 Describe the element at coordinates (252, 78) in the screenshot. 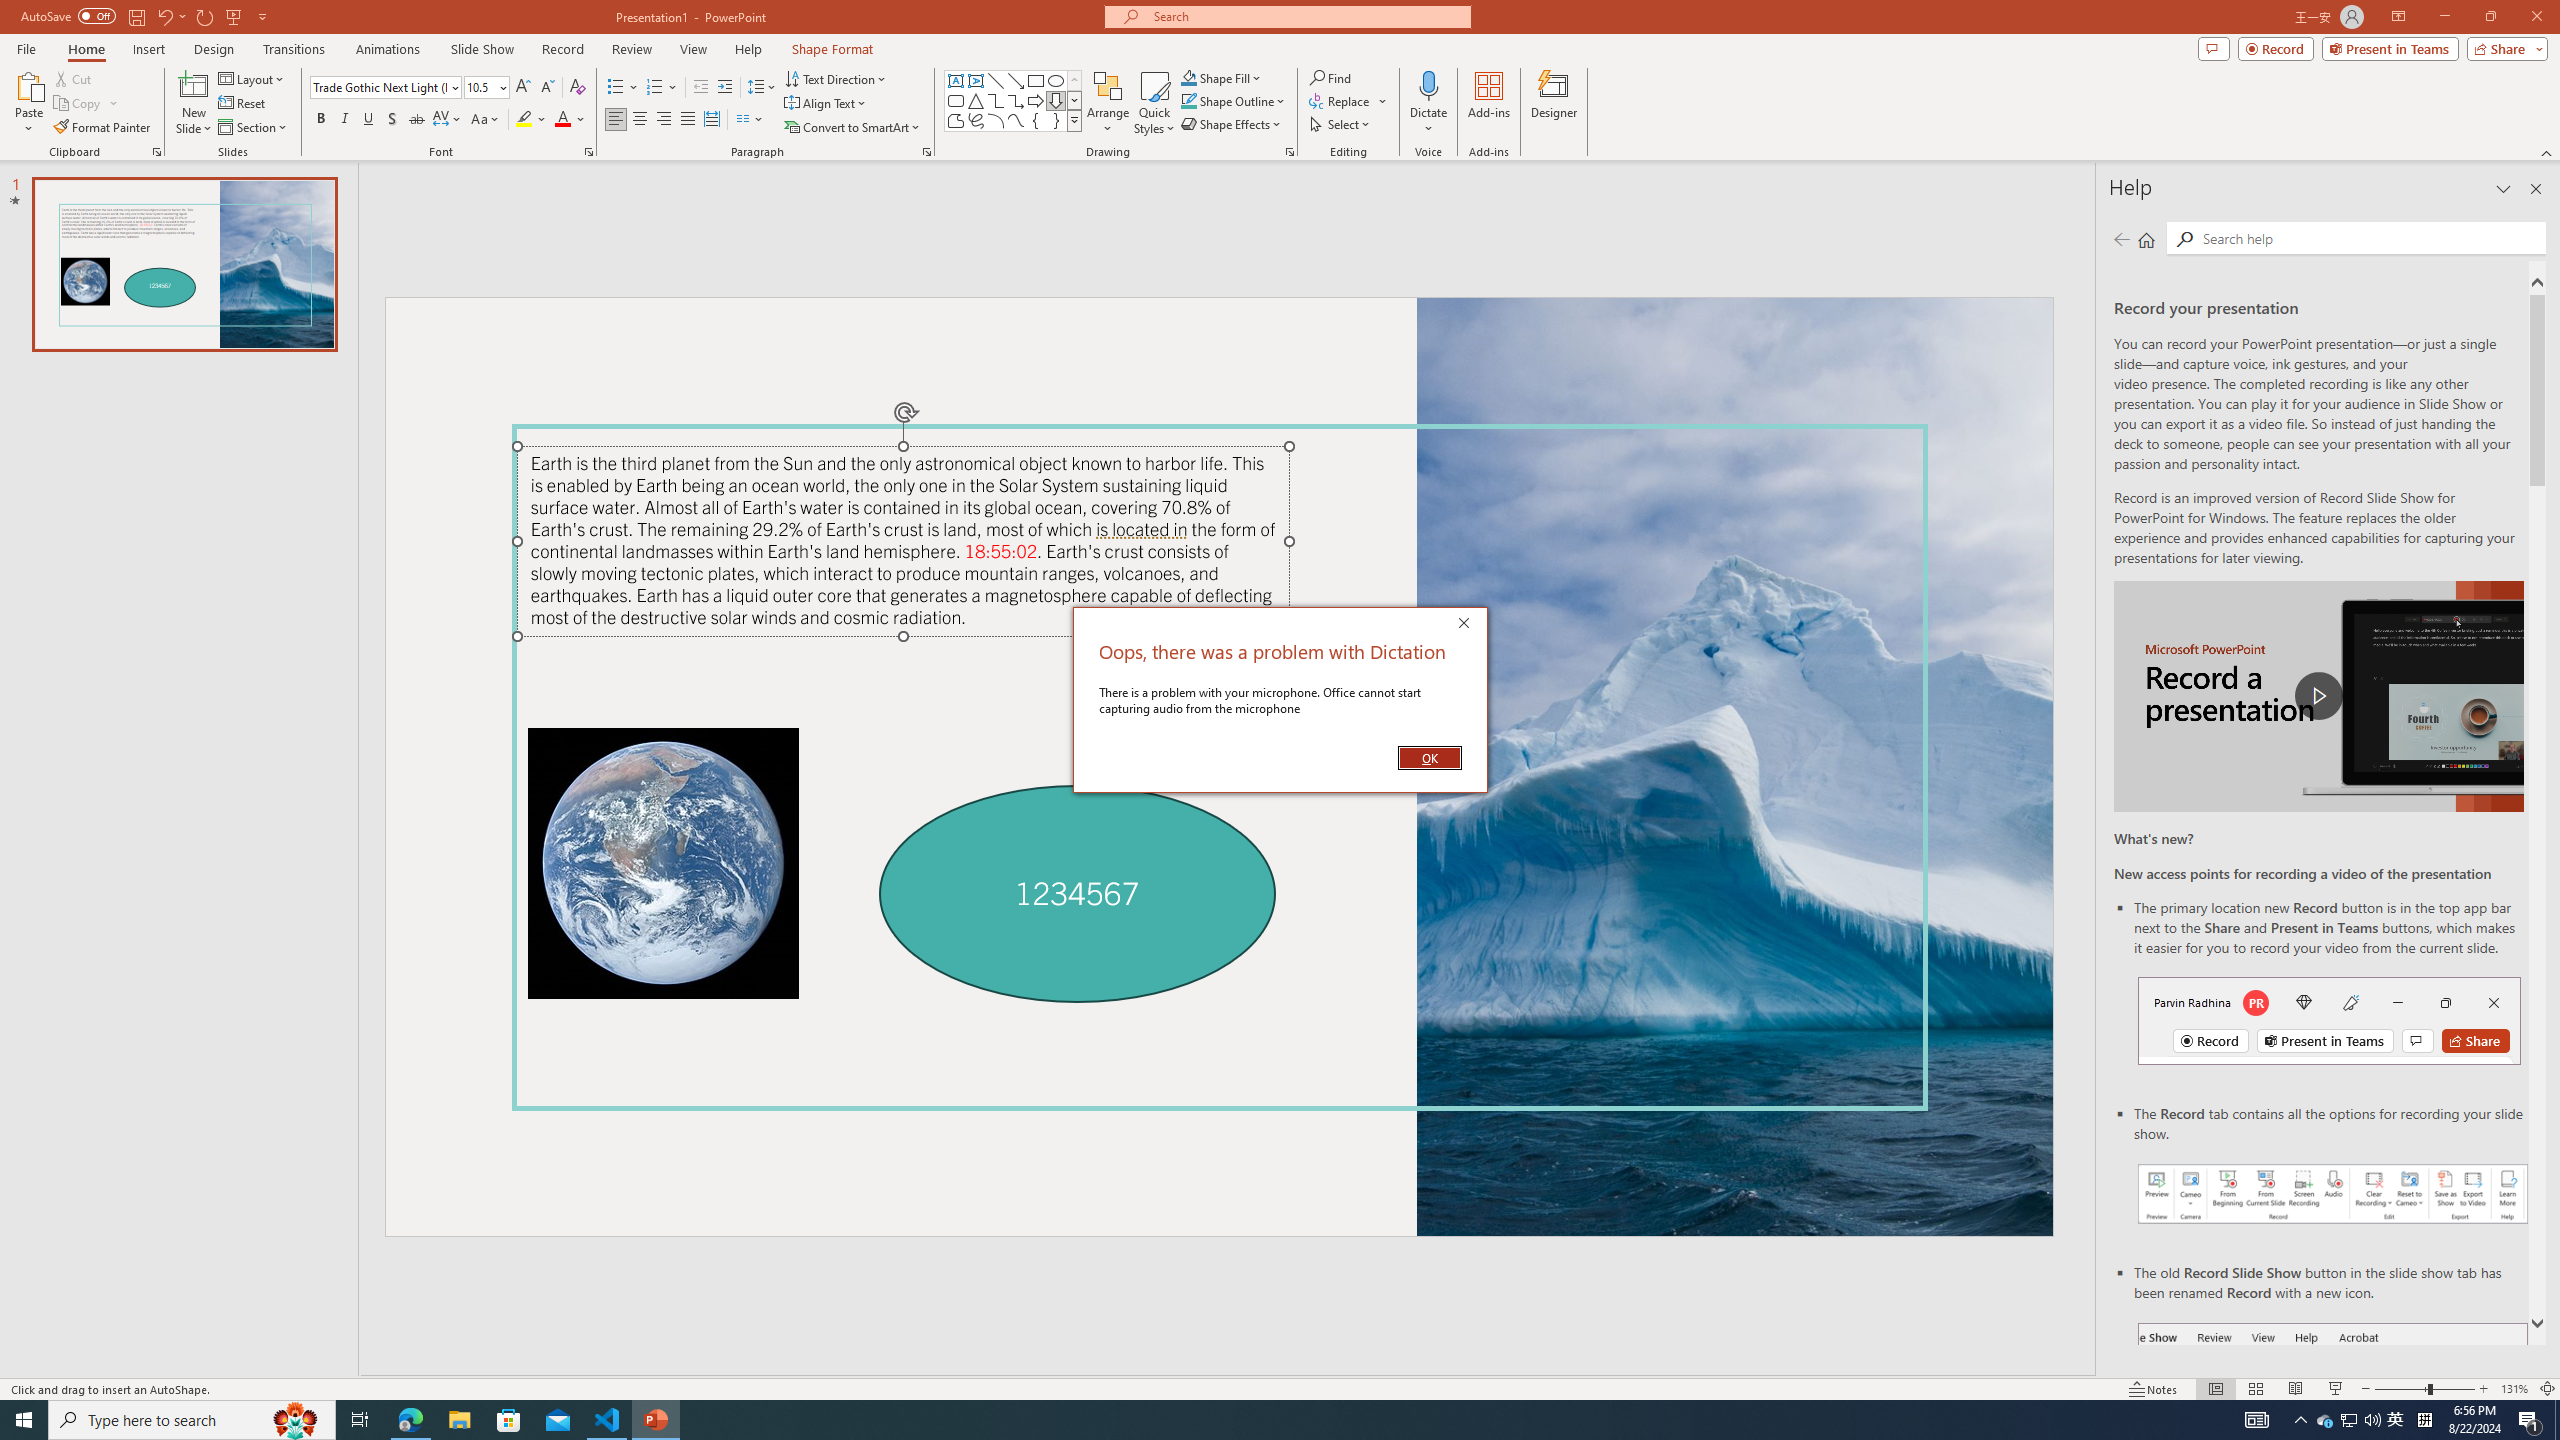

I see `'Layout'` at that location.